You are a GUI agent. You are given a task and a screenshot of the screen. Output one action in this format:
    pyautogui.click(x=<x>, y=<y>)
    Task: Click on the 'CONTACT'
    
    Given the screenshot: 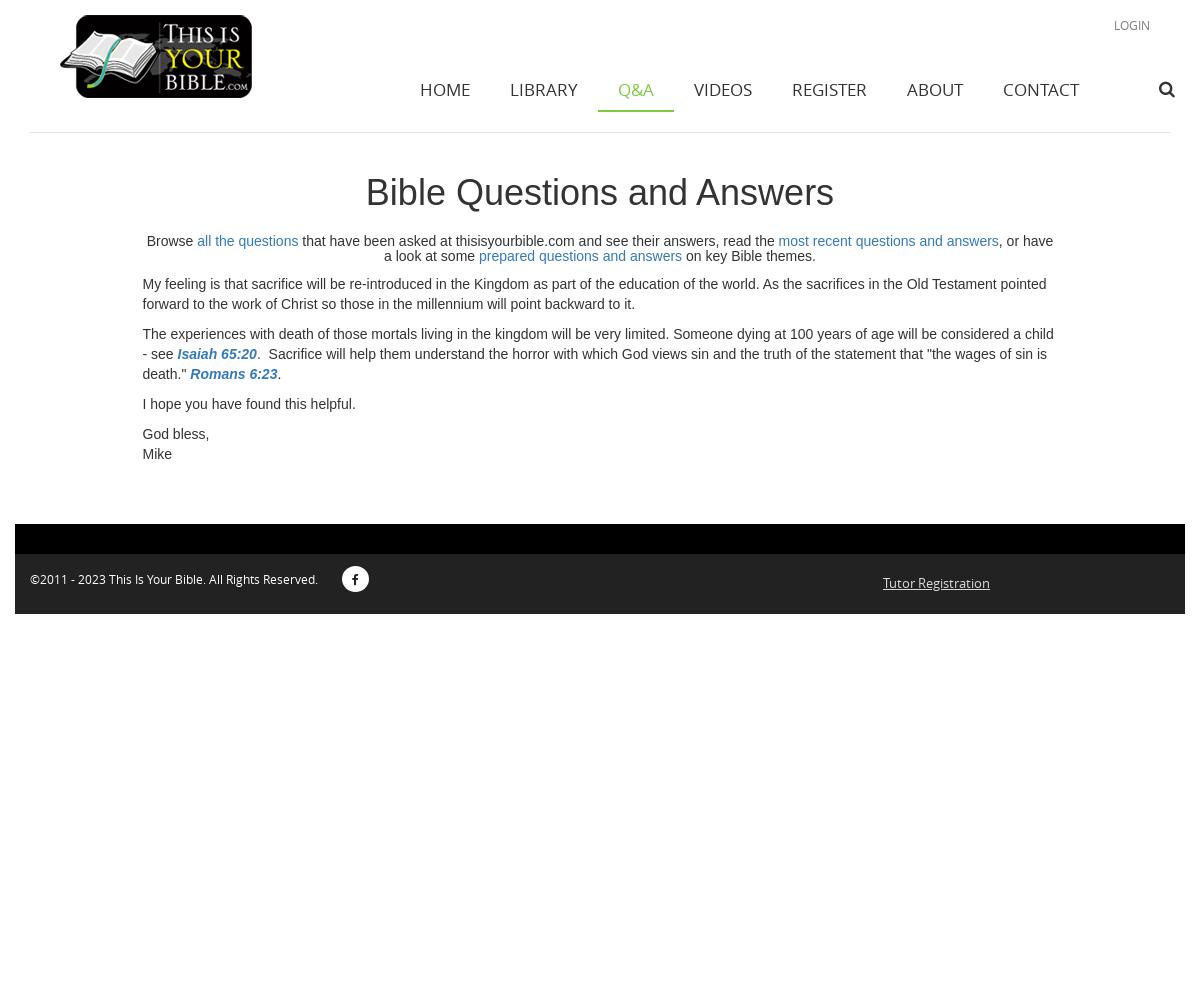 What is the action you would take?
    pyautogui.click(x=1002, y=88)
    